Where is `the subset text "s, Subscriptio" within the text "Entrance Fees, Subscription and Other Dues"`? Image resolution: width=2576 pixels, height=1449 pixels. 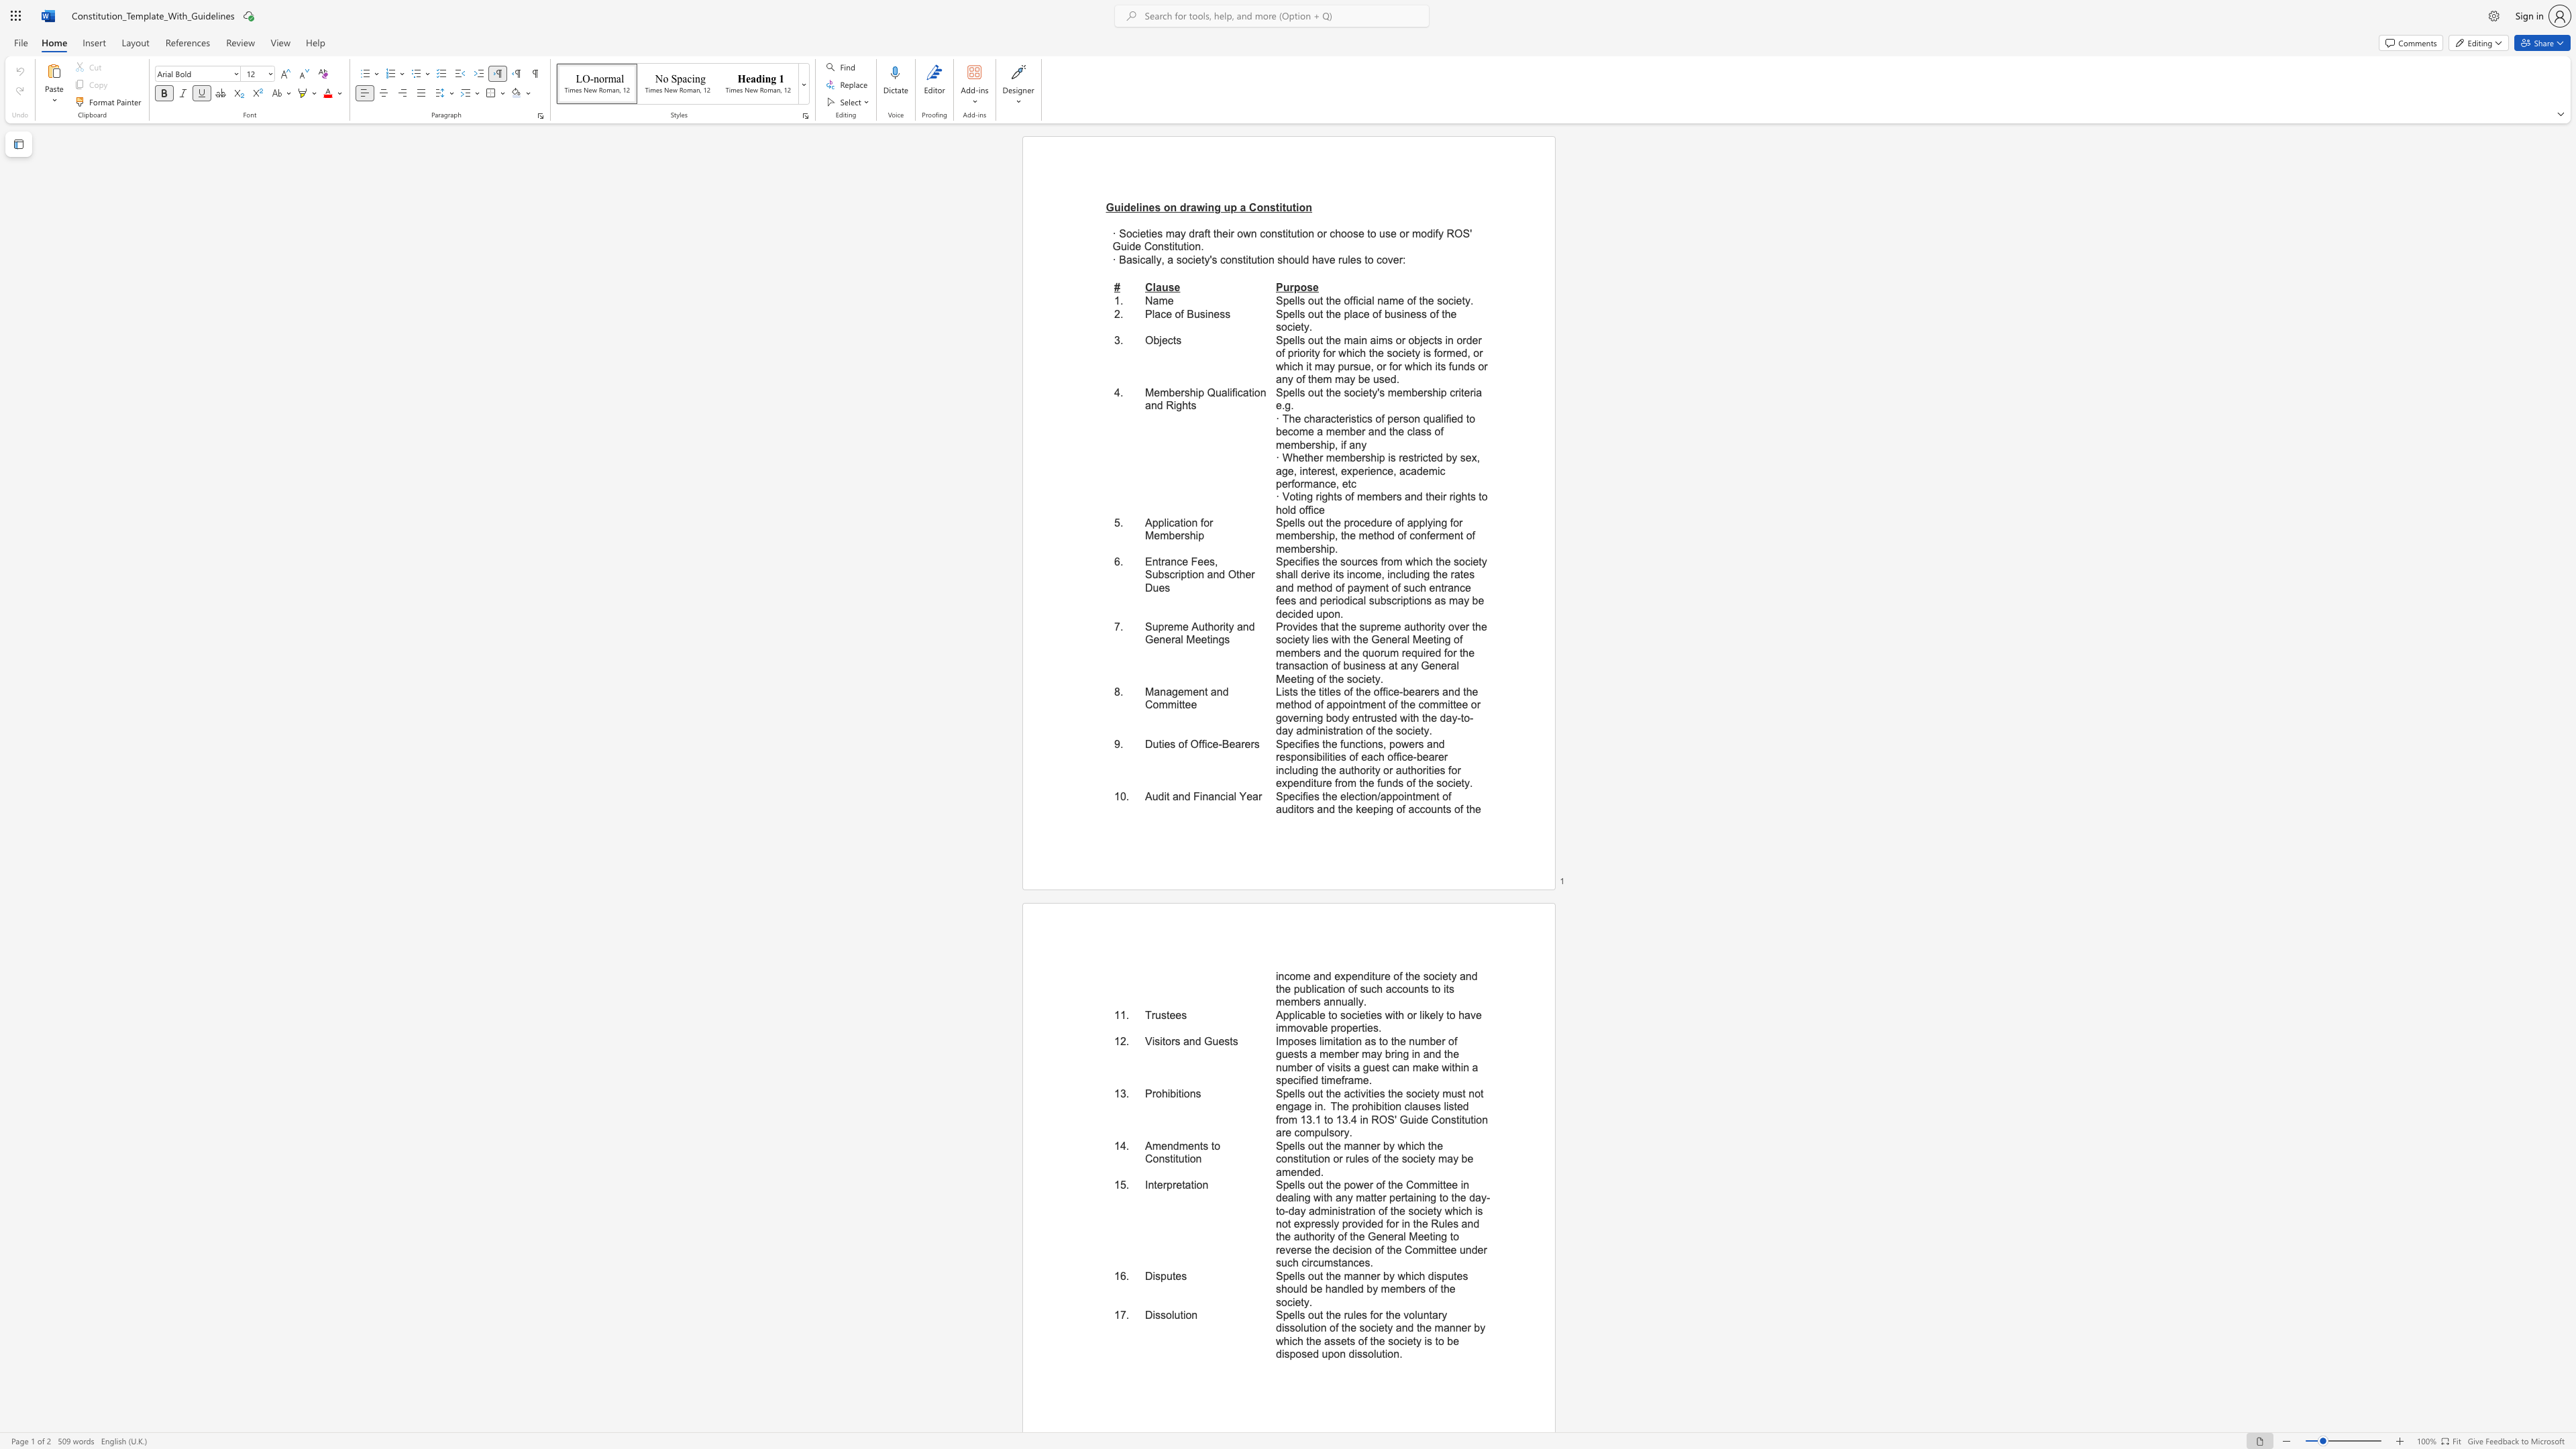 the subset text "s, Subscriptio" within the text "Entrance Fees, Subscription and Other Dues" is located at coordinates (1208, 561).